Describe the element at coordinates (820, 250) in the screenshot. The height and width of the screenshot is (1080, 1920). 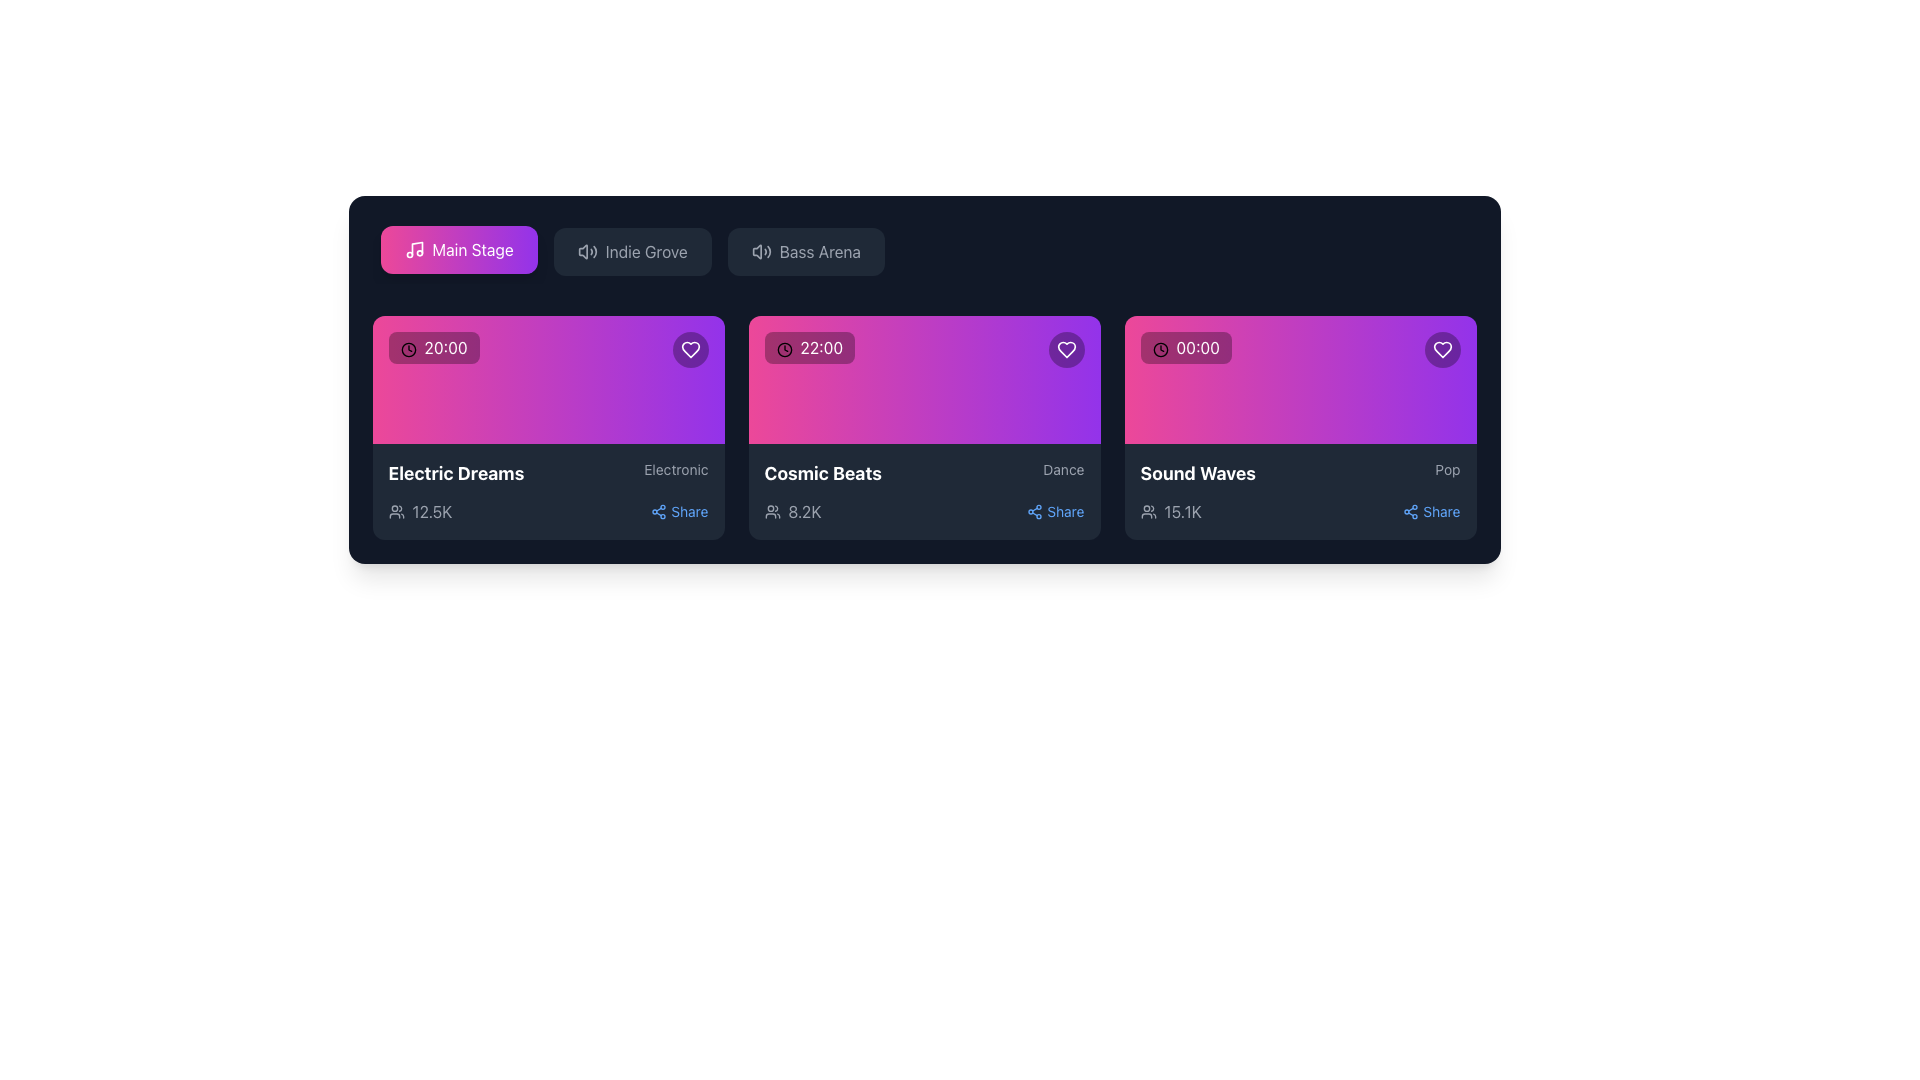
I see `the 'Bass Arena' button located as the third option in a horizontal row of three buttons at the top section of the interface` at that location.